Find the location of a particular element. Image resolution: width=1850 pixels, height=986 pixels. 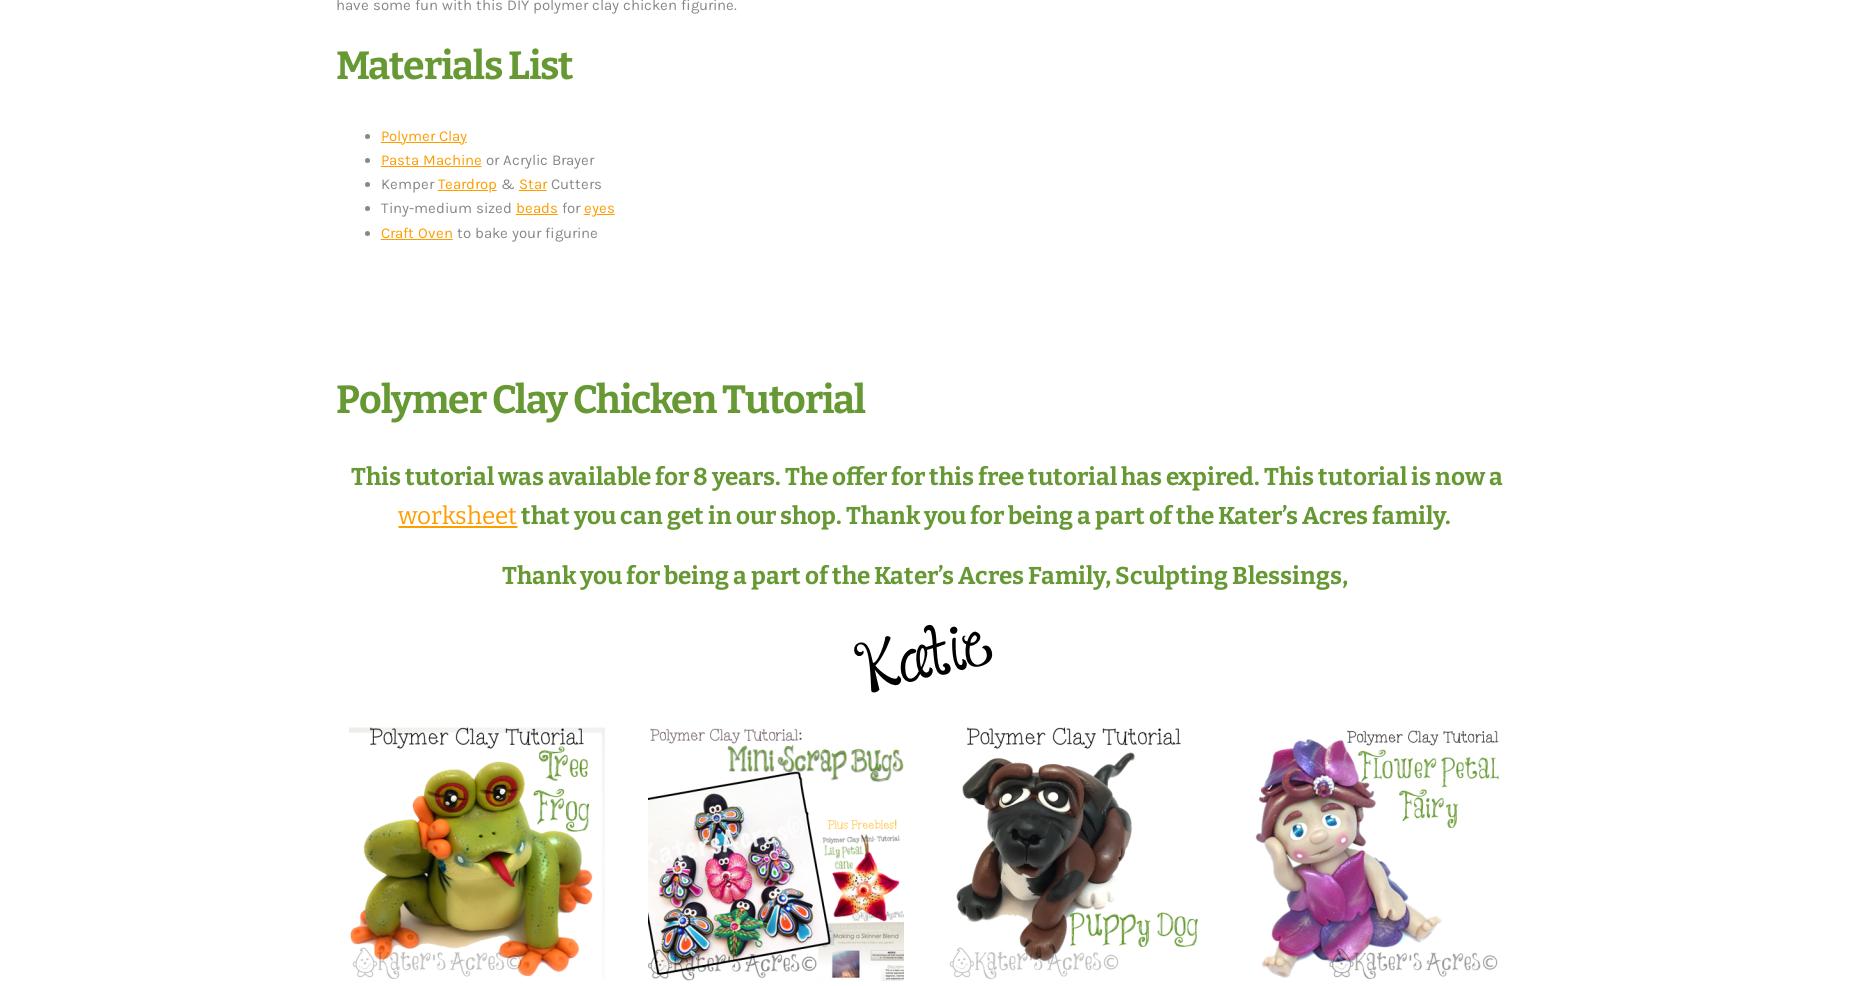

'Craft Oven' is located at coordinates (378, 231).